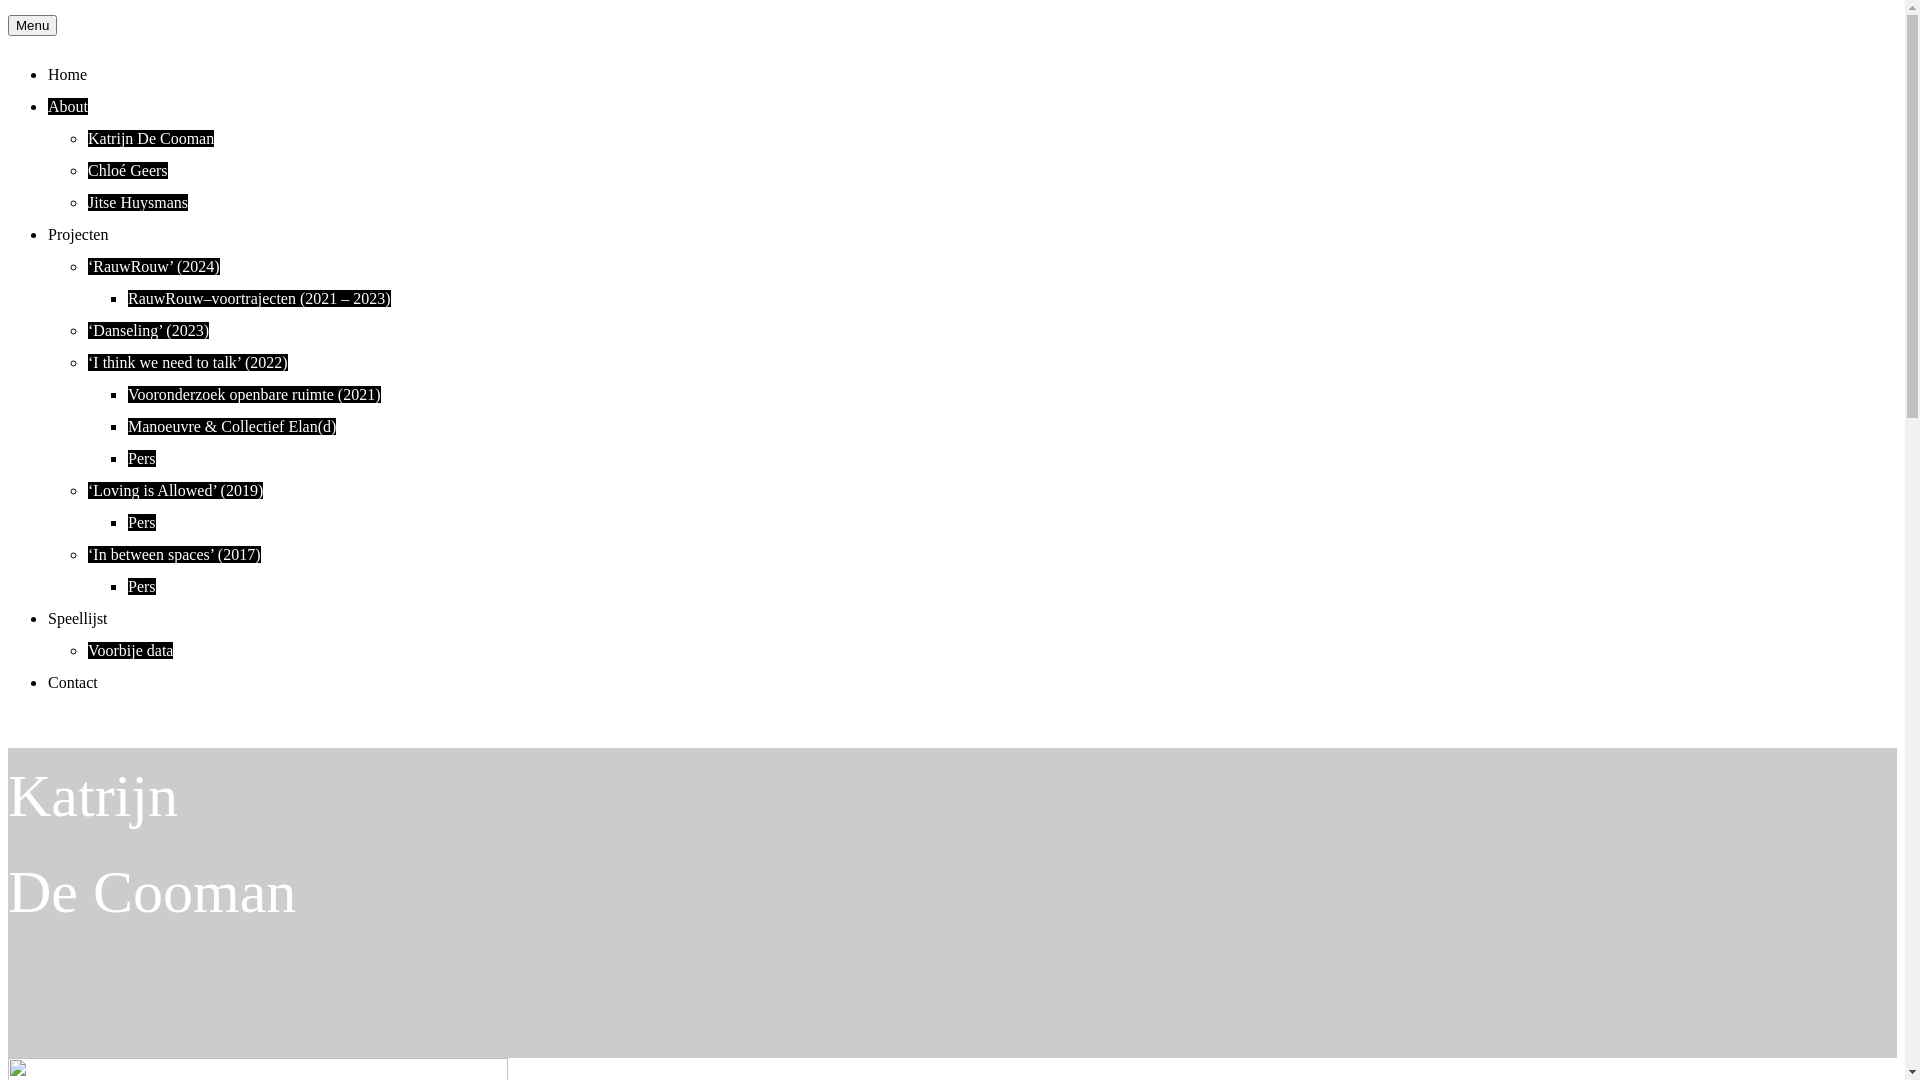 Image resolution: width=1920 pixels, height=1080 pixels. What do you see at coordinates (141, 585) in the screenshot?
I see `'Pers'` at bounding box center [141, 585].